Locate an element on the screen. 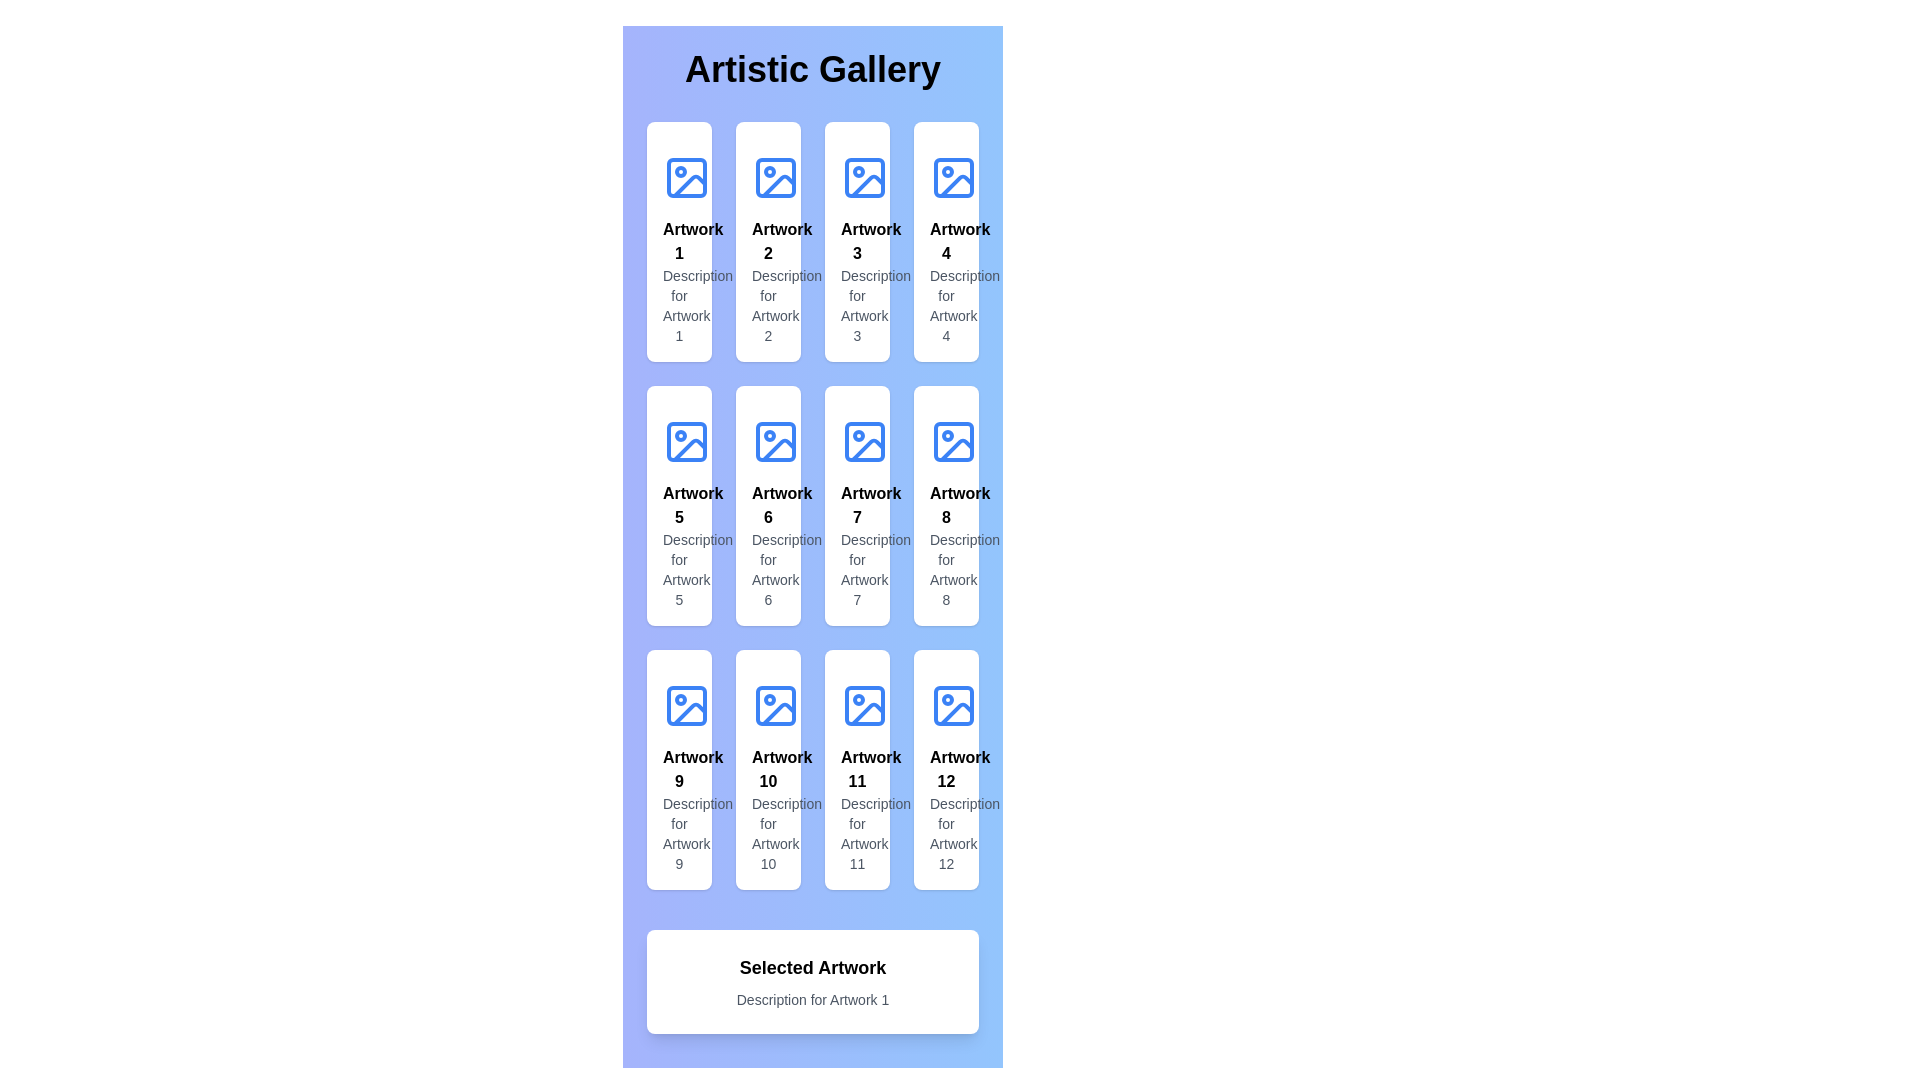 The image size is (1920, 1080). the Content card displaying 'Artwork 12' with a blue icon and a white background located in the last column of the grid is located at coordinates (945, 769).